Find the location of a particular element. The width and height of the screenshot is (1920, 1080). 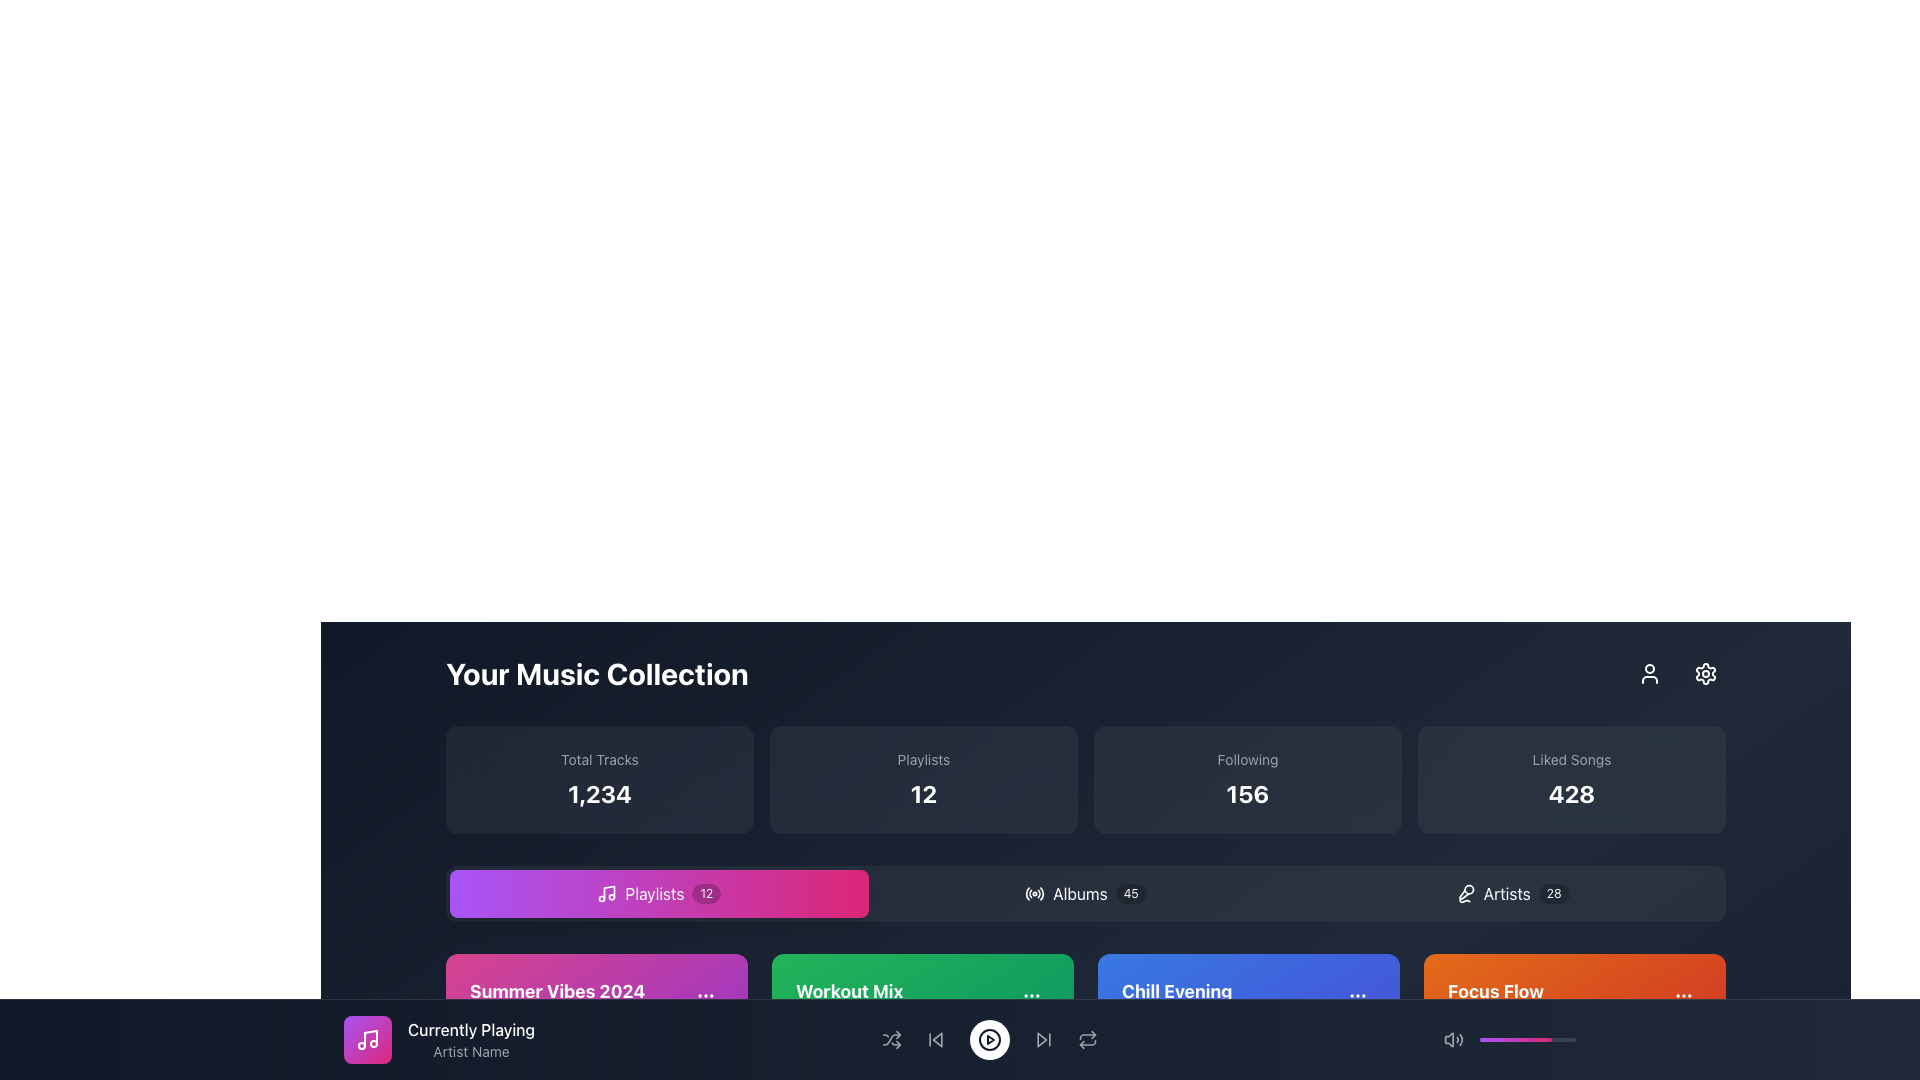

the Label with Text that reads 'Workout Mix' in bold font on a green background, located in the middle column of the playlist area, between 'Summer Vibes 2024' and 'Chill Evening' is located at coordinates (849, 1003).